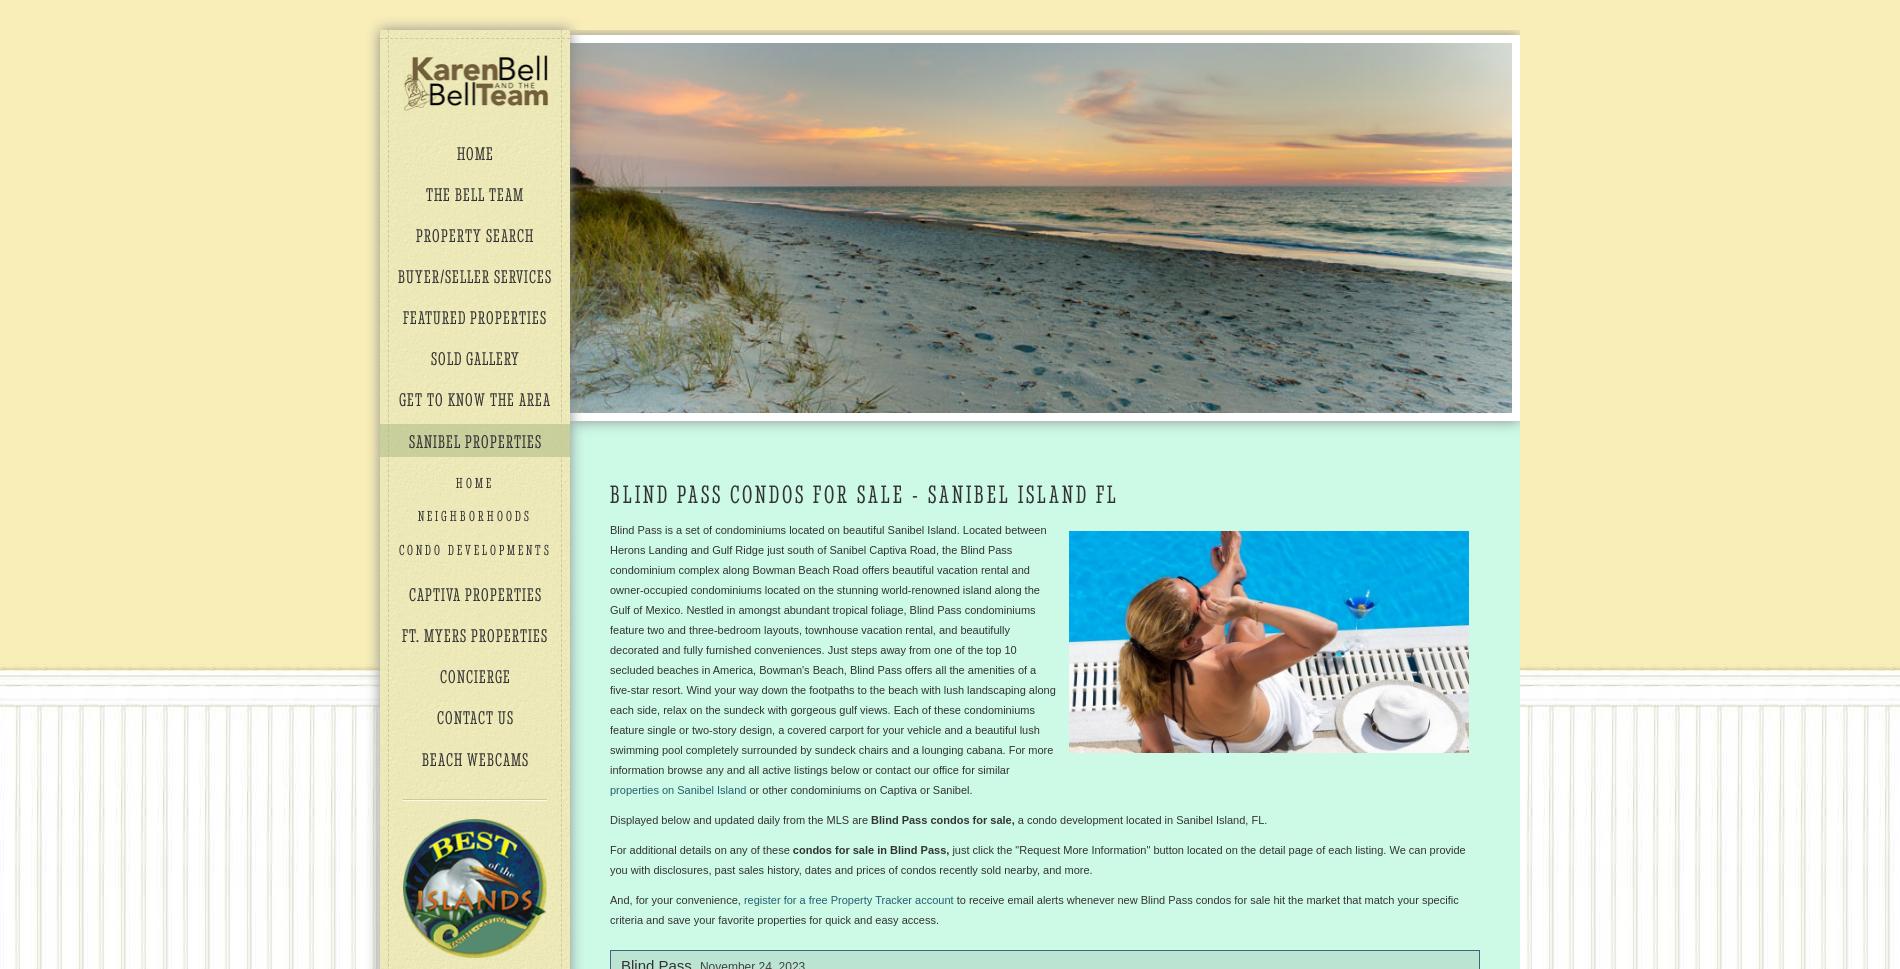 This screenshot has width=1900, height=969. I want to click on 'Featured Properties', so click(475, 316).